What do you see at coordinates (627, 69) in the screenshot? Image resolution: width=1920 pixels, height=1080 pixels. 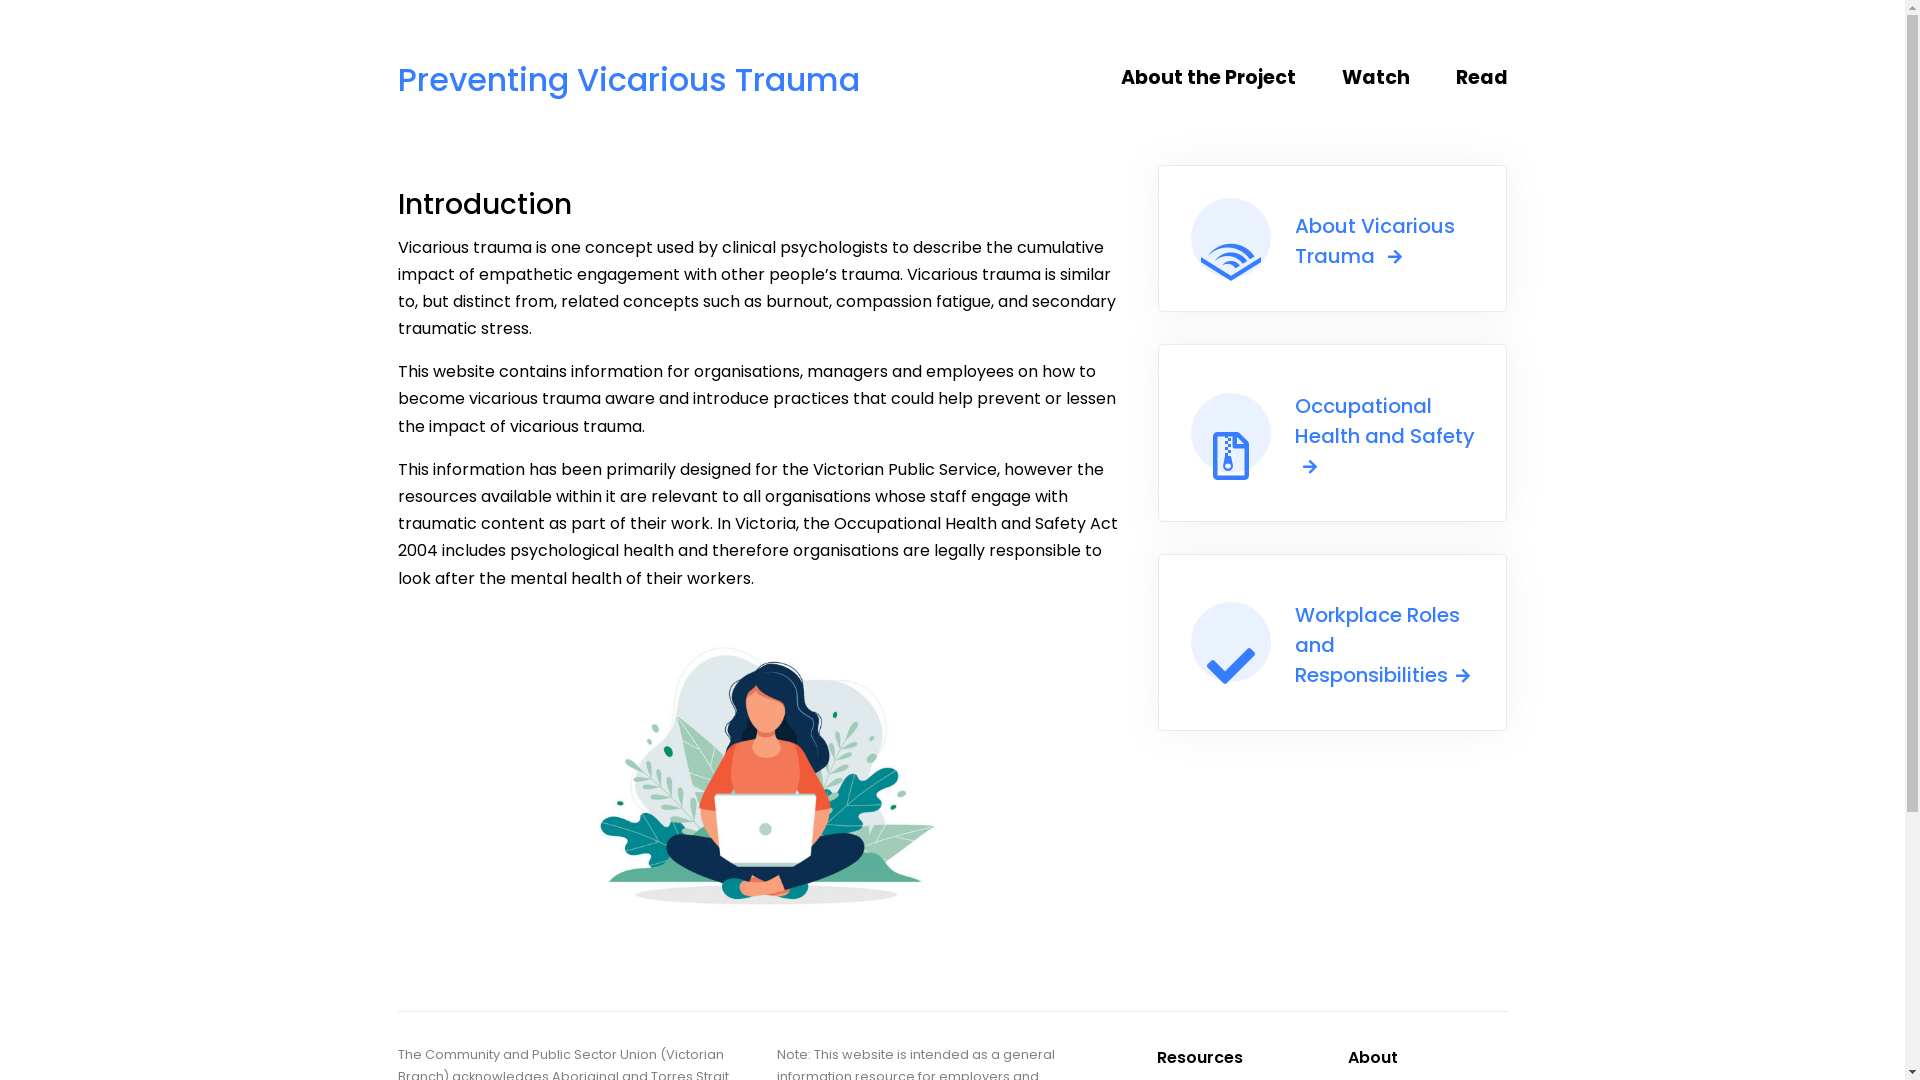 I see `'Preventing Vicarious Trauma'` at bounding box center [627, 69].